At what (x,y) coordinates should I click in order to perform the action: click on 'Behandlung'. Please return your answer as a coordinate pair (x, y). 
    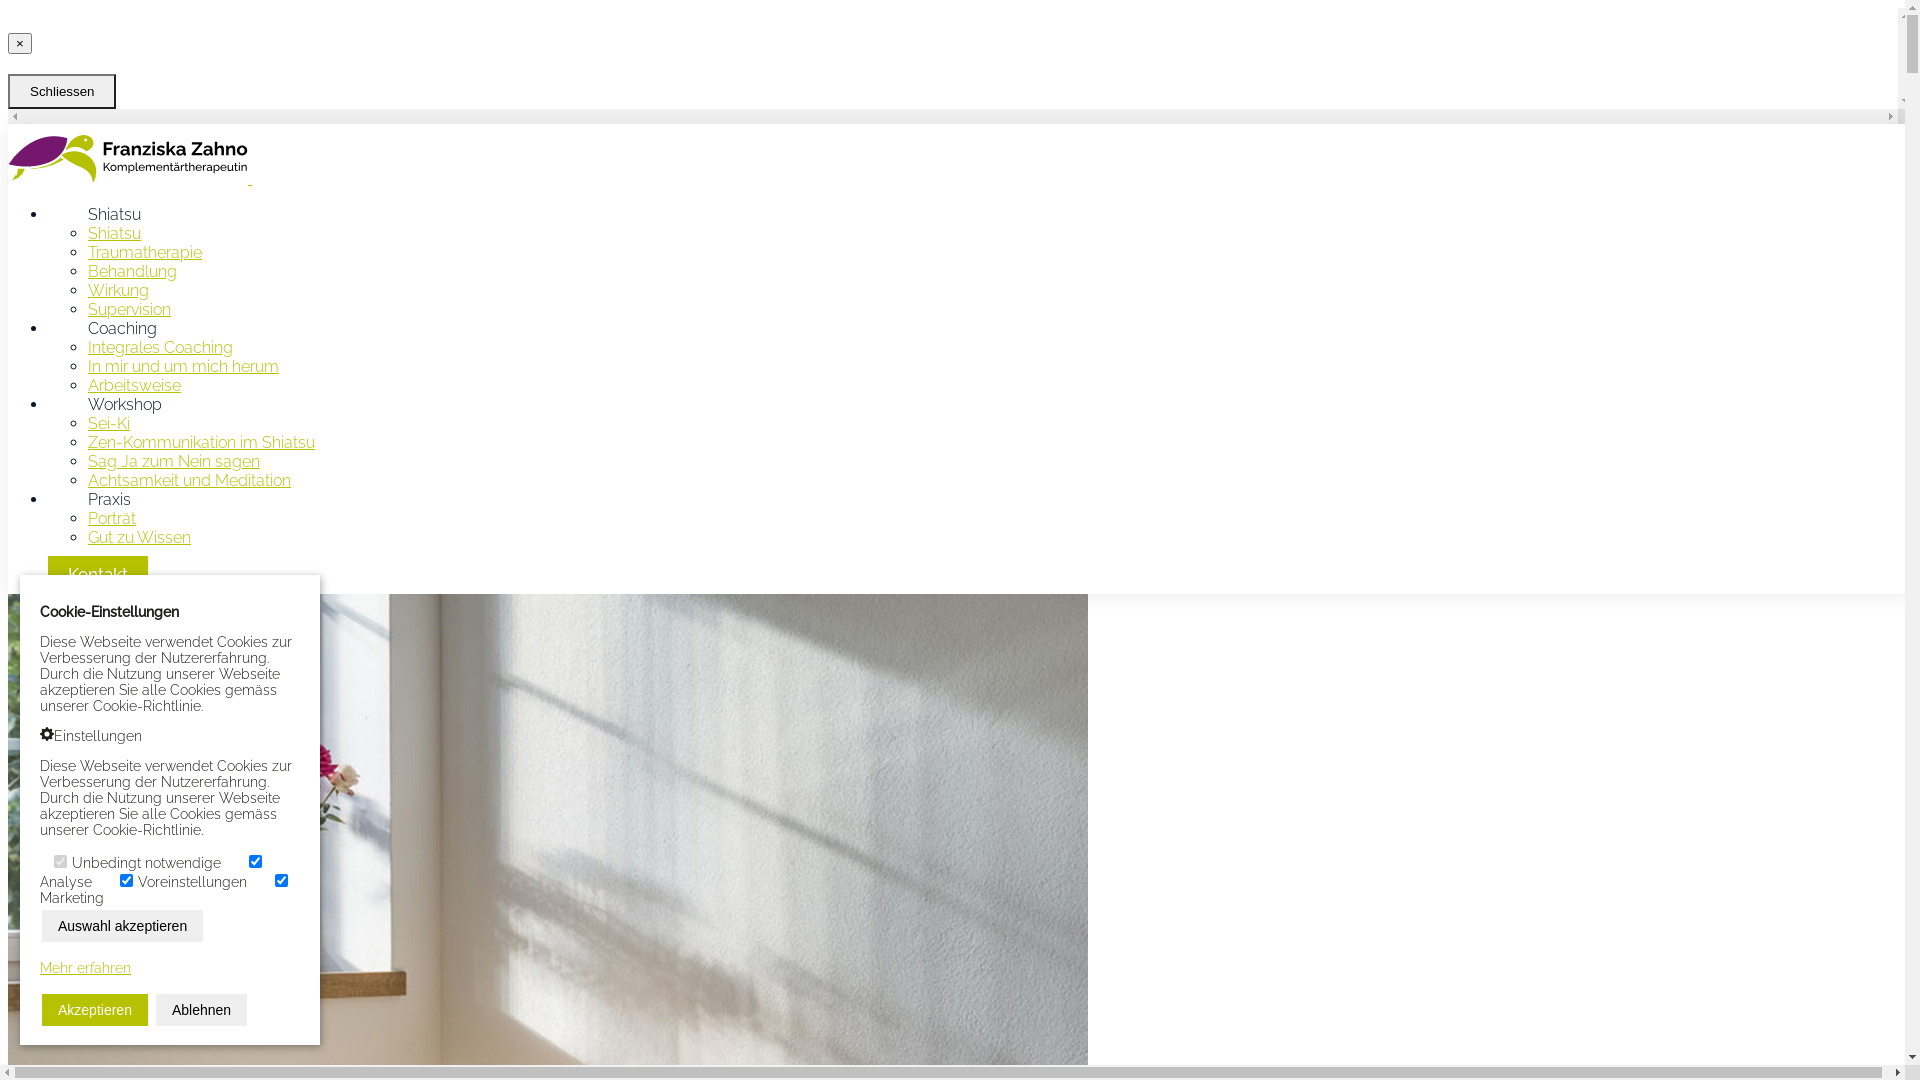
    Looking at the image, I should click on (131, 271).